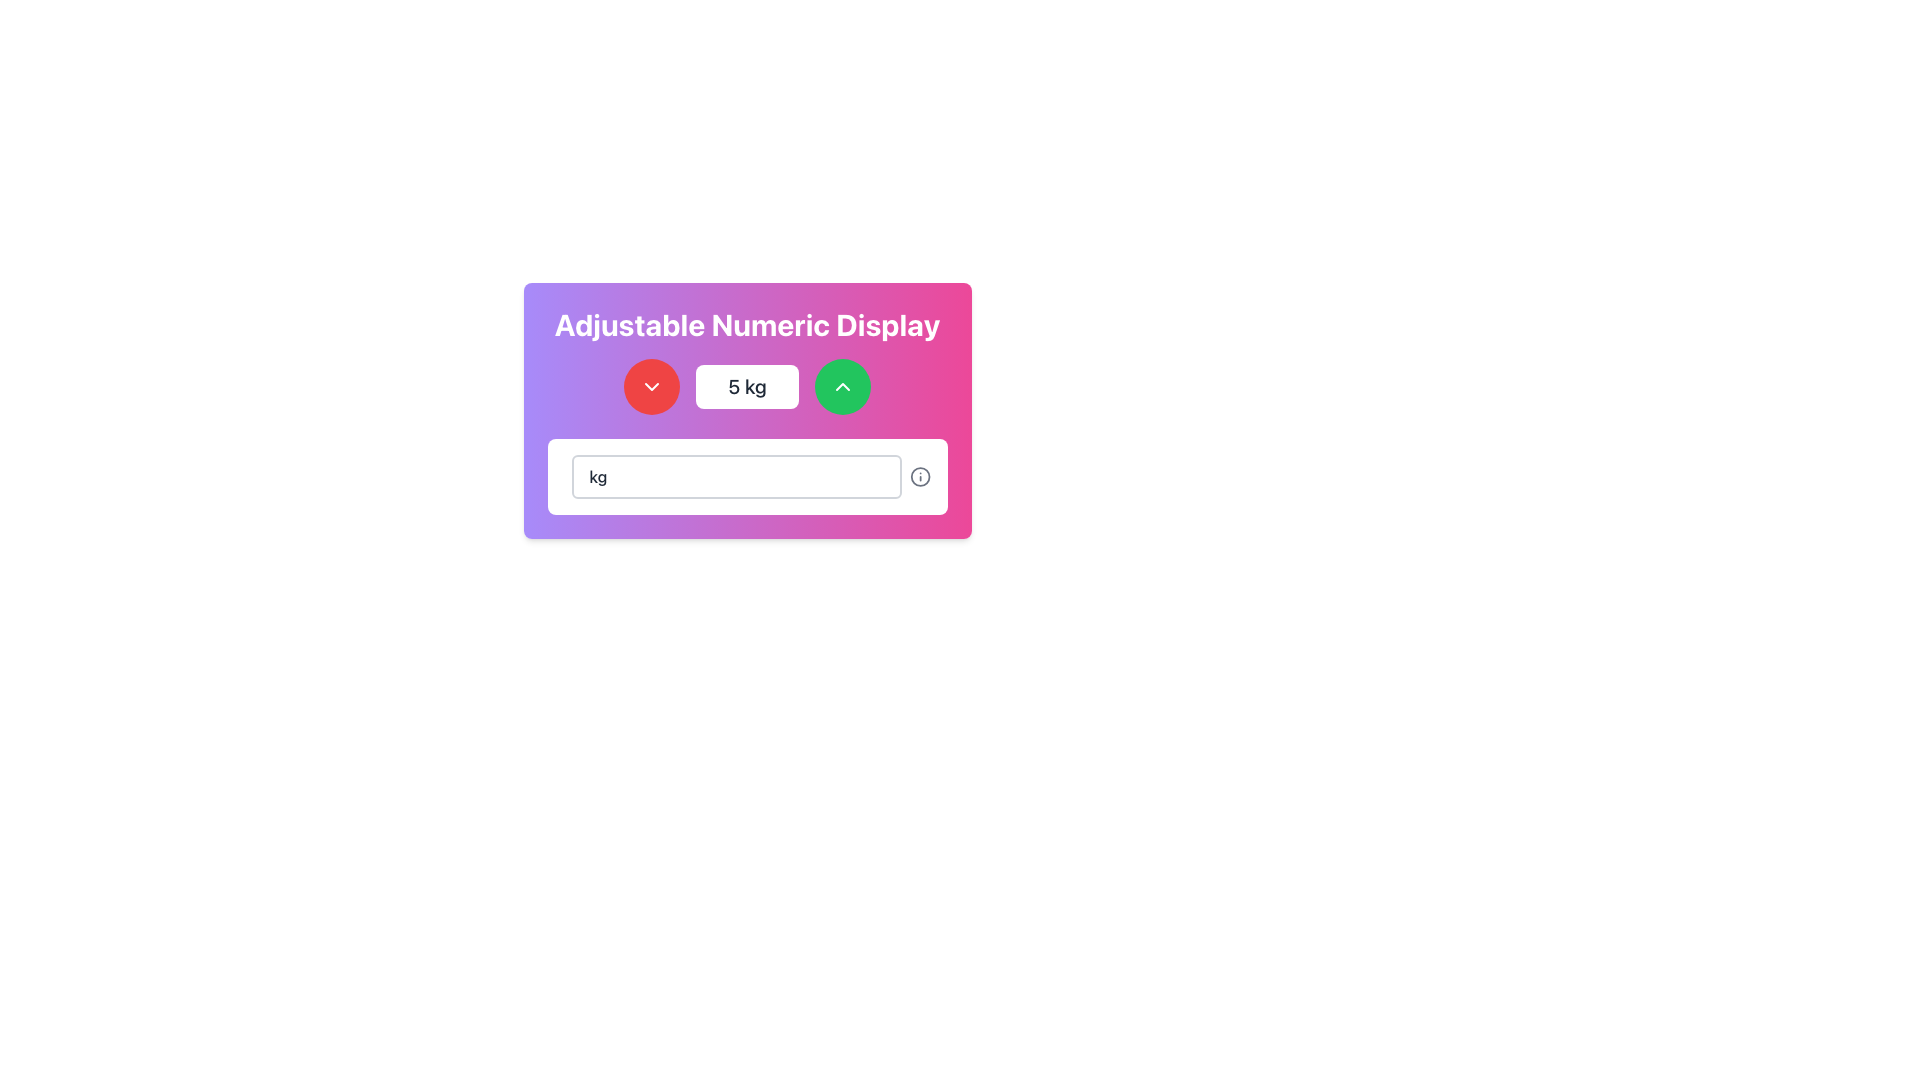 This screenshot has width=1920, height=1080. Describe the element at coordinates (842, 386) in the screenshot. I see `the increment button located in the top-right of the interactive panel, which is the third element in a row of controls, to increase the numeric value displayed in the adjacent field` at that location.